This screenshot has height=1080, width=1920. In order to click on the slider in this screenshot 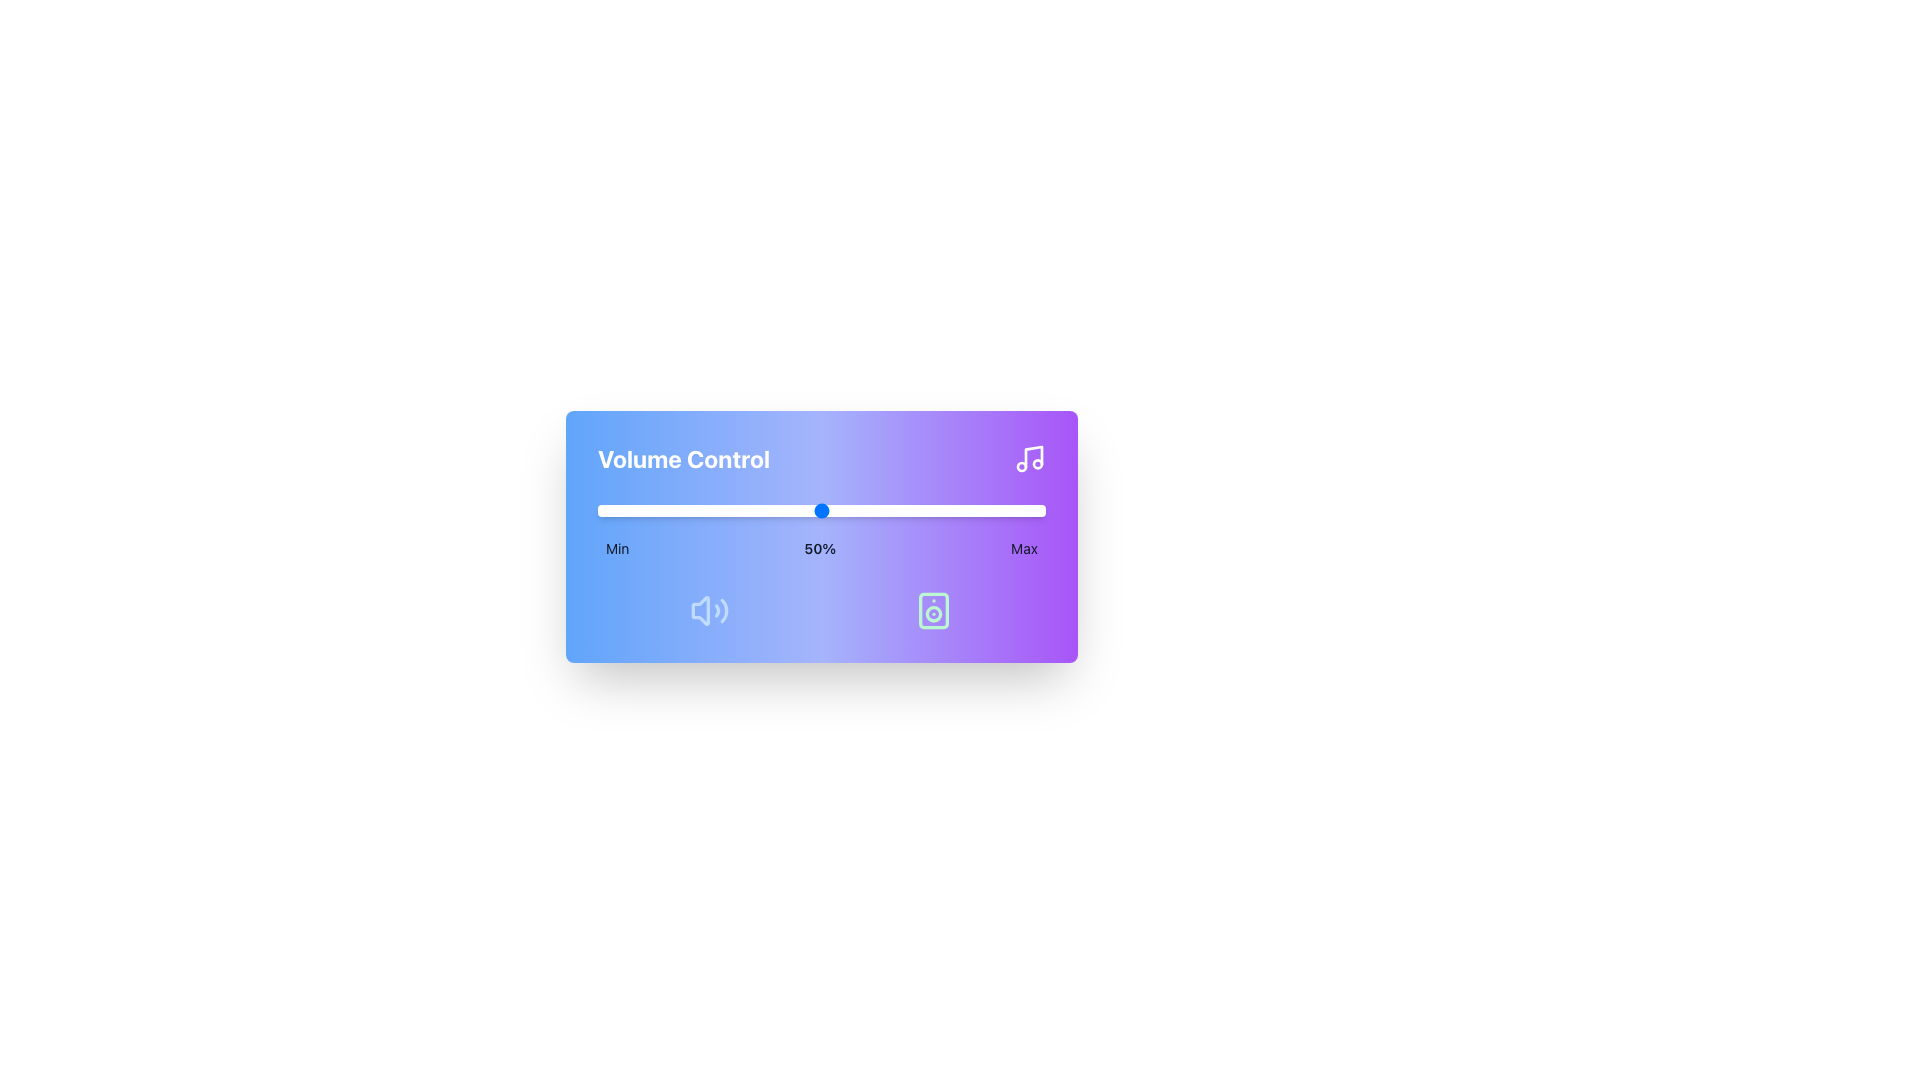, I will do `click(813, 509)`.